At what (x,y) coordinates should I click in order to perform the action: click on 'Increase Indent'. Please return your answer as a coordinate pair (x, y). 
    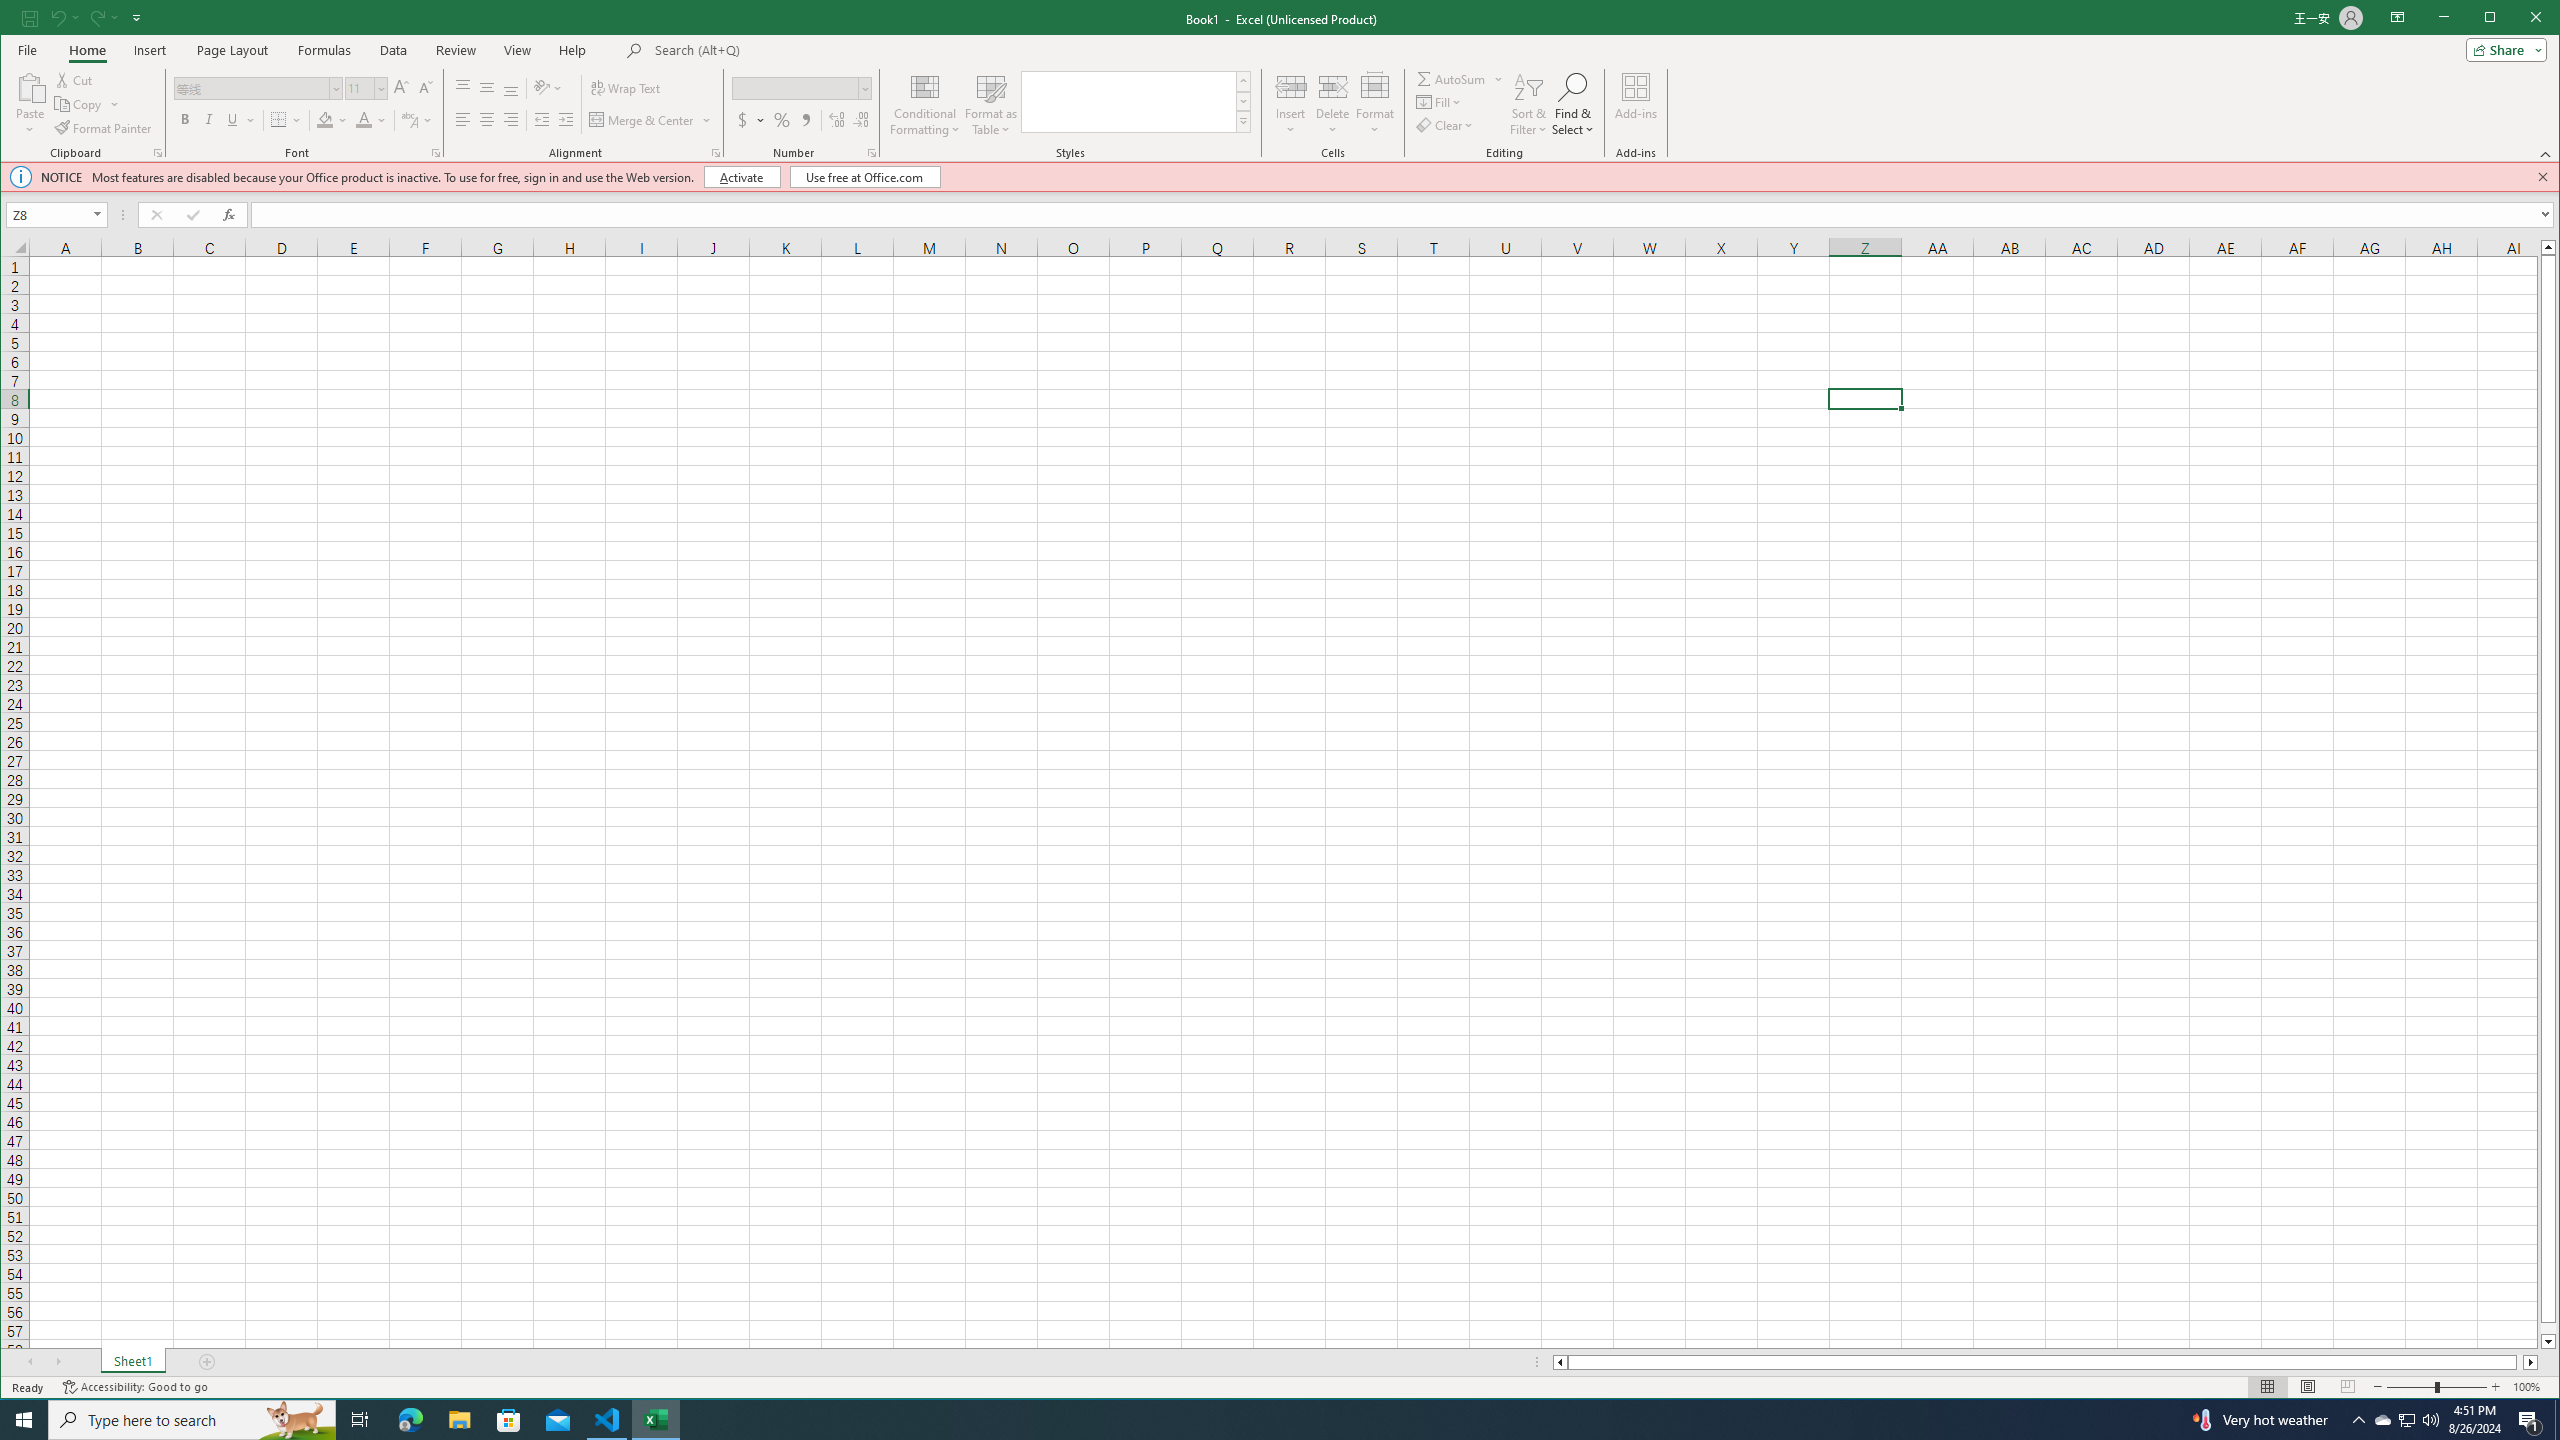
    Looking at the image, I should click on (564, 119).